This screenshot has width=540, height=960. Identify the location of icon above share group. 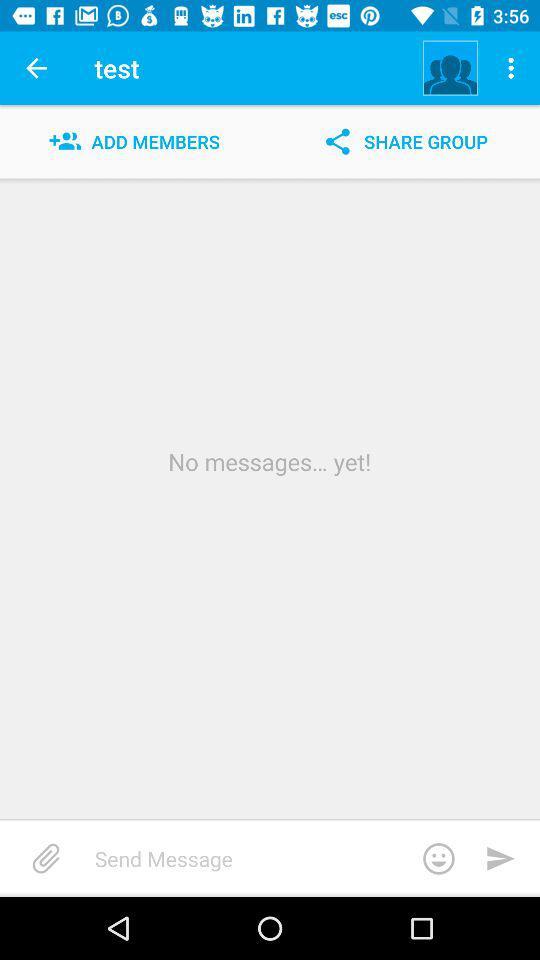
(513, 68).